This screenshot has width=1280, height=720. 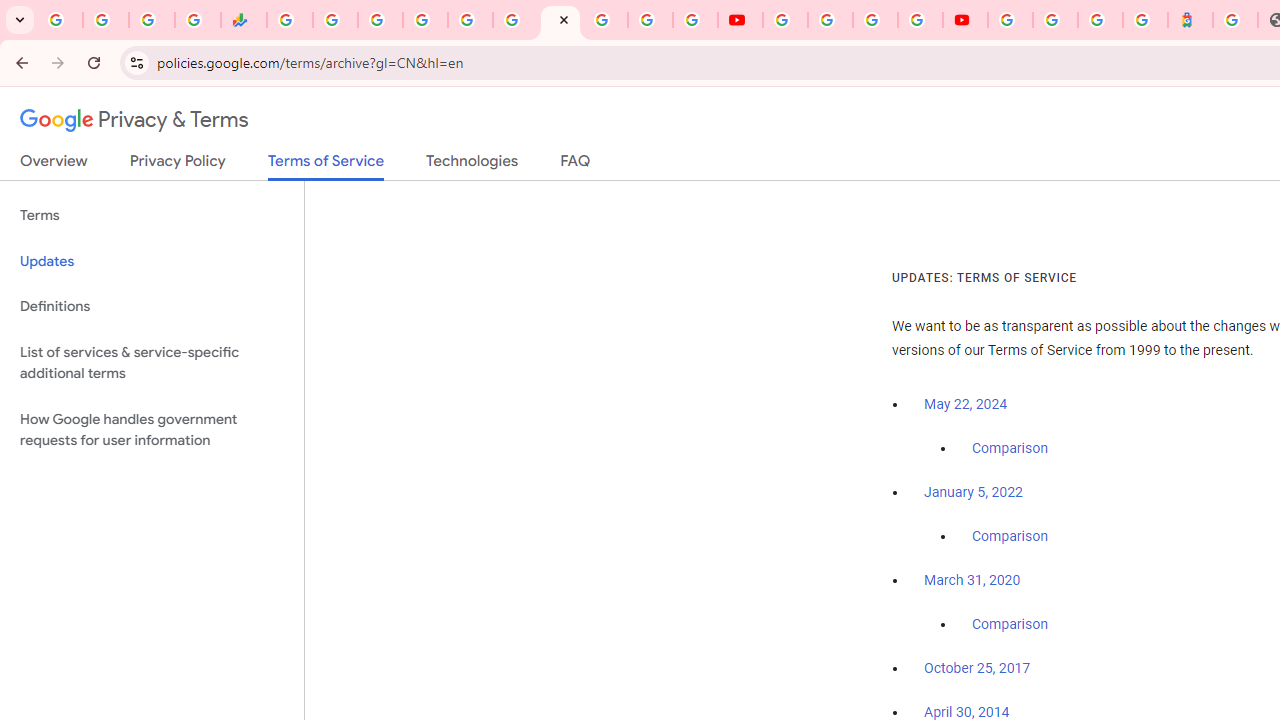 I want to click on 'Google Account Help', so click(x=830, y=20).